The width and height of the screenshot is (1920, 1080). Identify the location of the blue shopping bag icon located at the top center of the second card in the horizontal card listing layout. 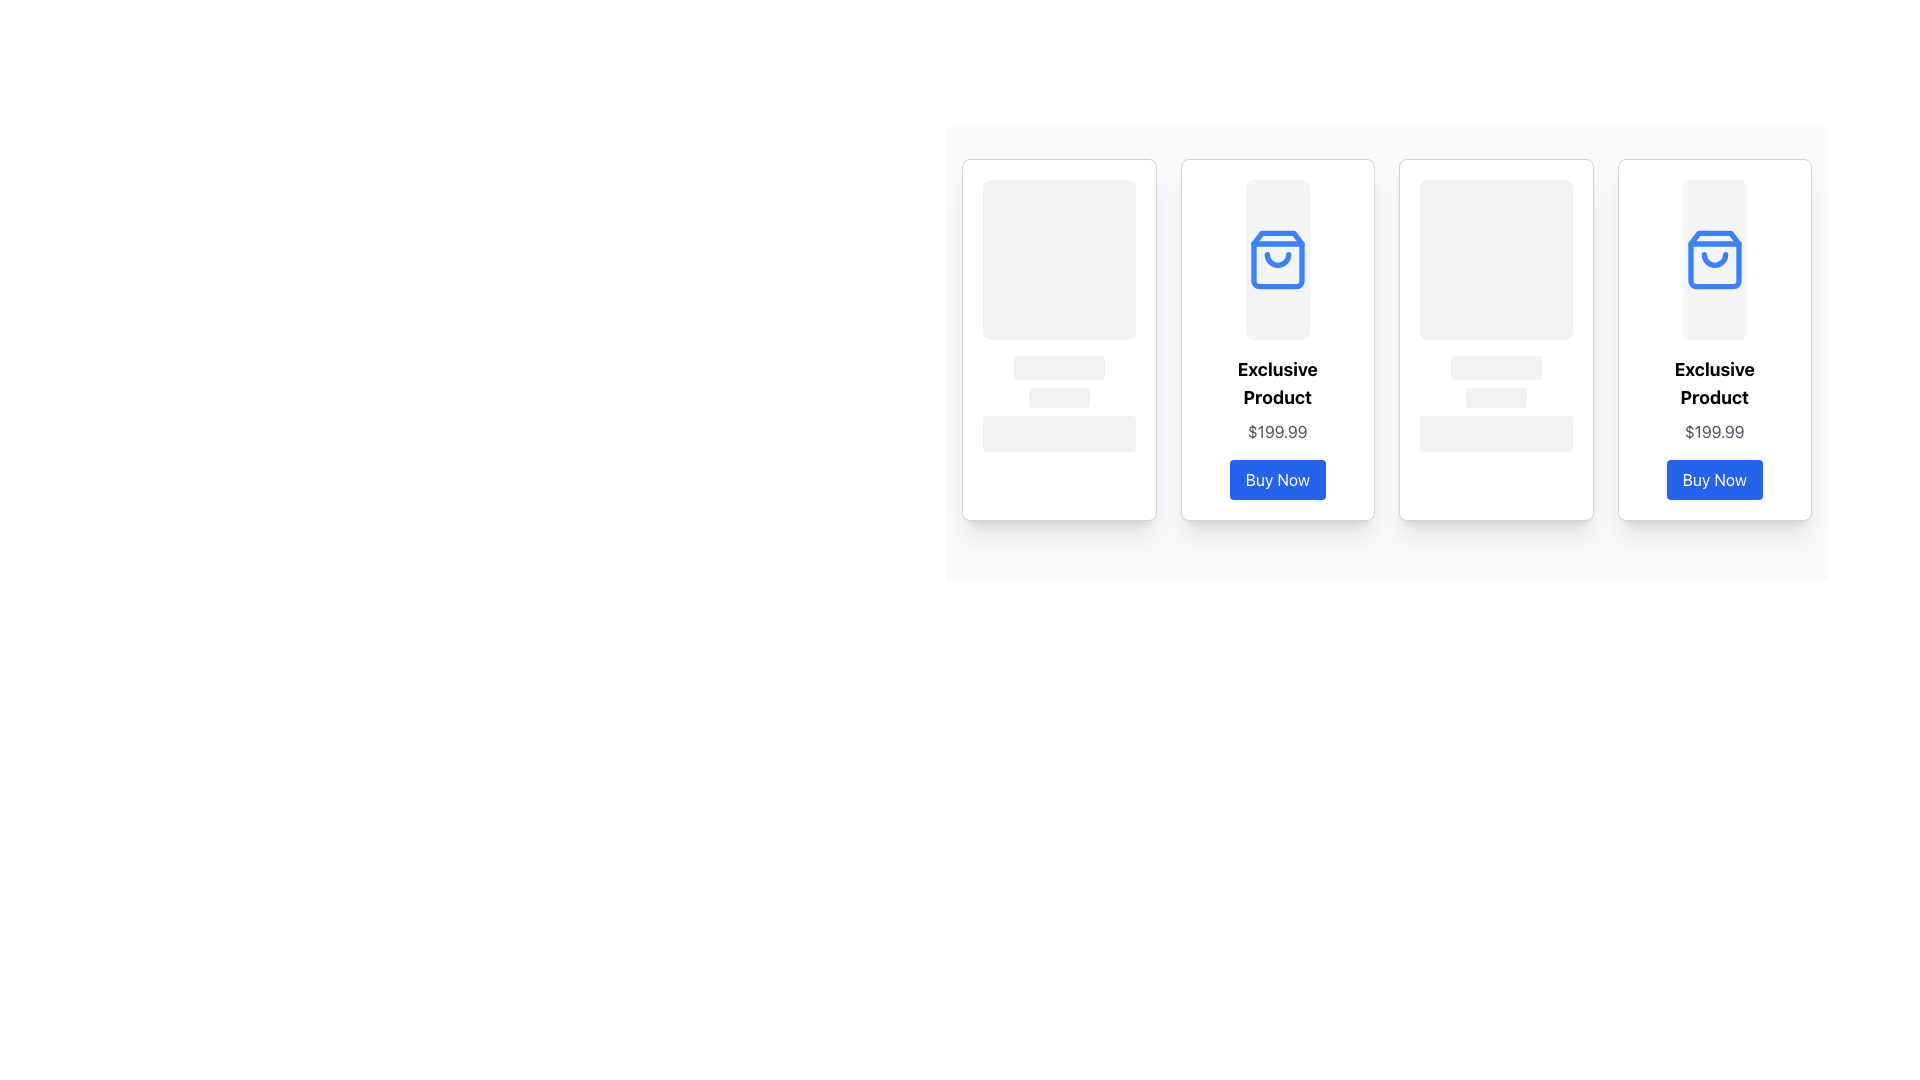
(1276, 258).